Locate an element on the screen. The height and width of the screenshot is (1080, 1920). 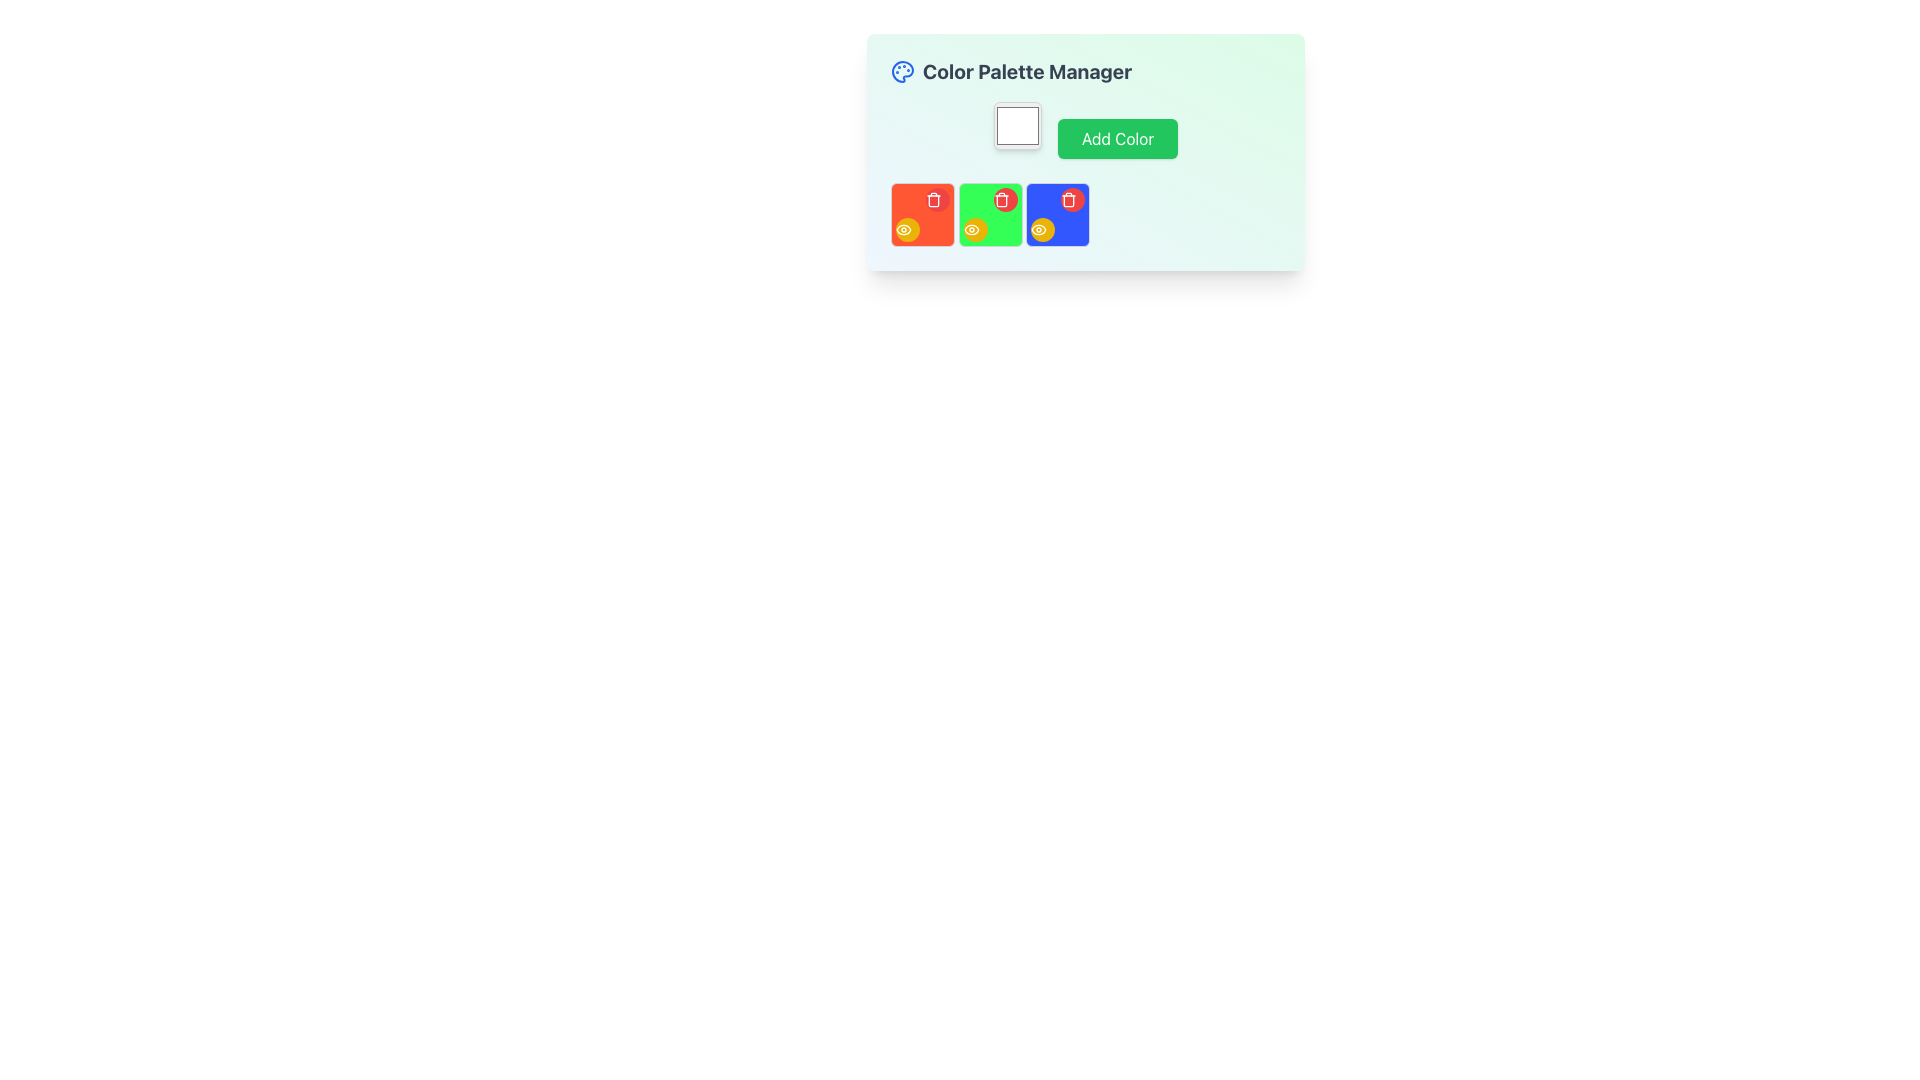
the 'eye' icon located at the bottom-left corner of the yellow square is located at coordinates (971, 229).